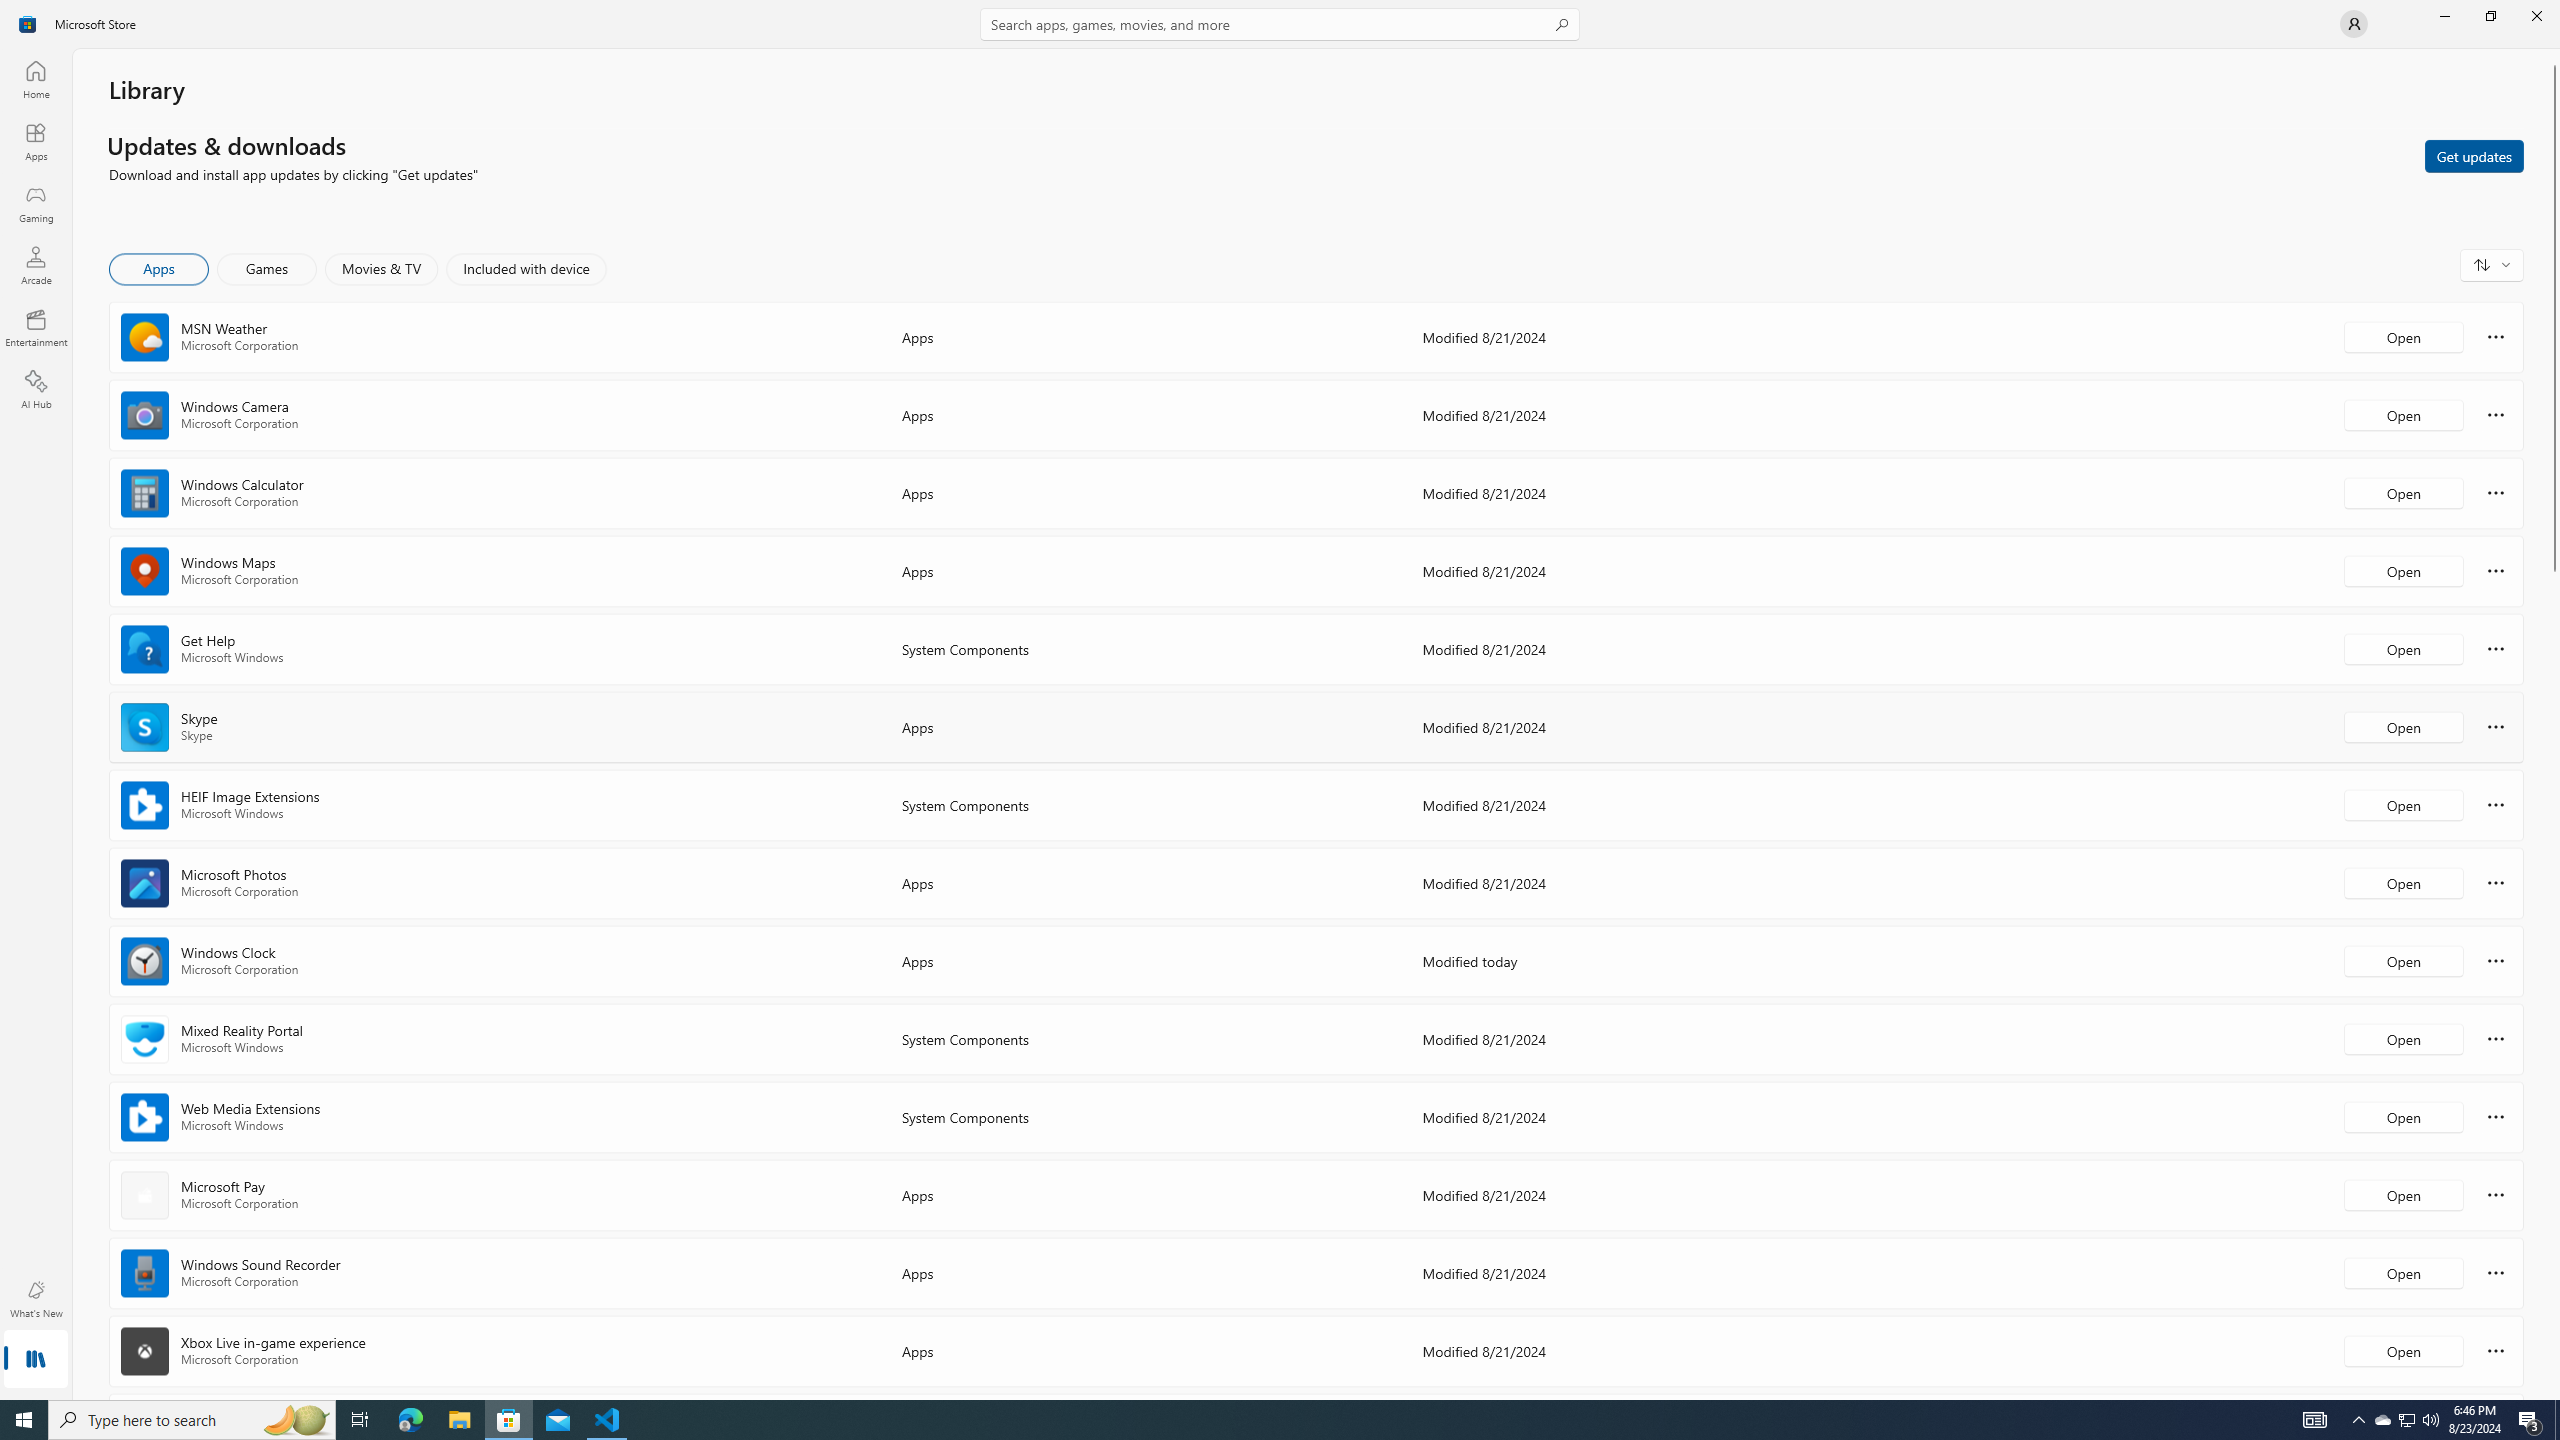  Describe the element at coordinates (380, 268) in the screenshot. I see `'Movies & TV'` at that location.